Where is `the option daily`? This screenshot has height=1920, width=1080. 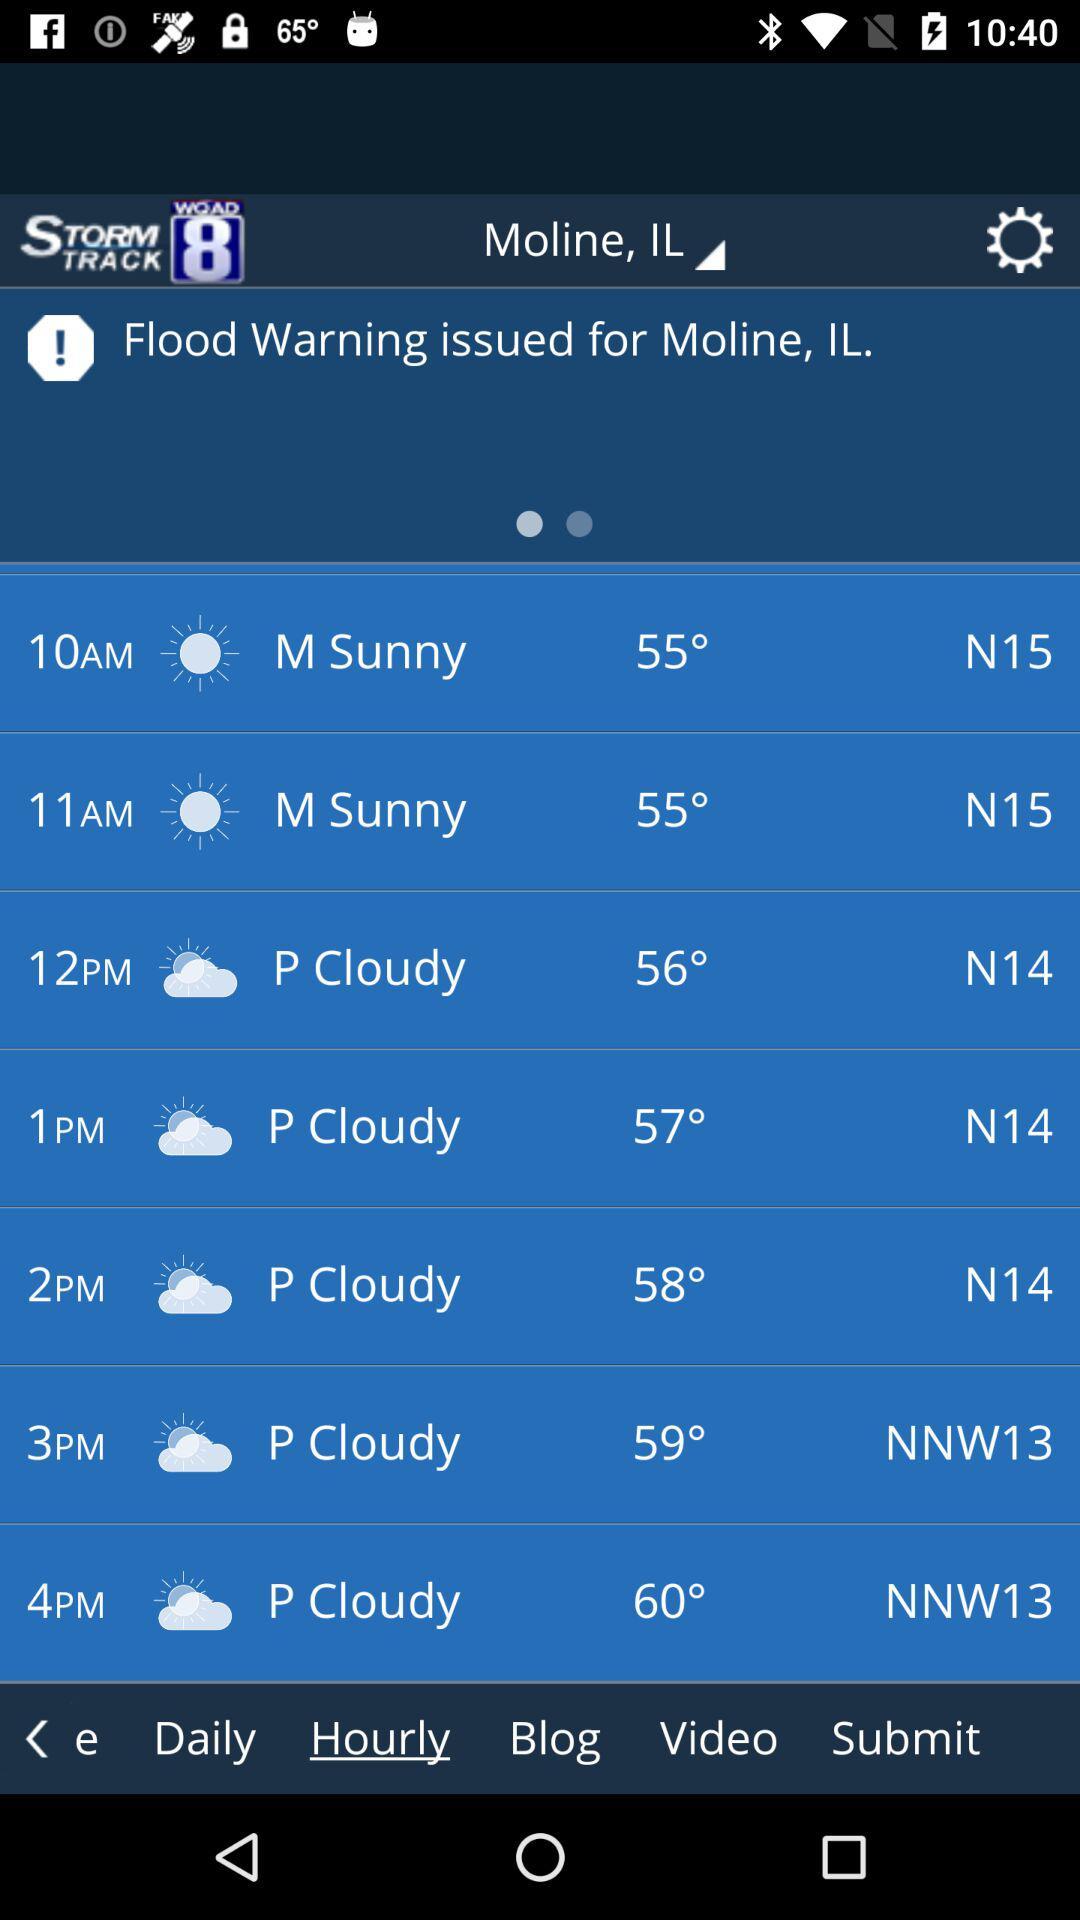 the option daily is located at coordinates (204, 1737).